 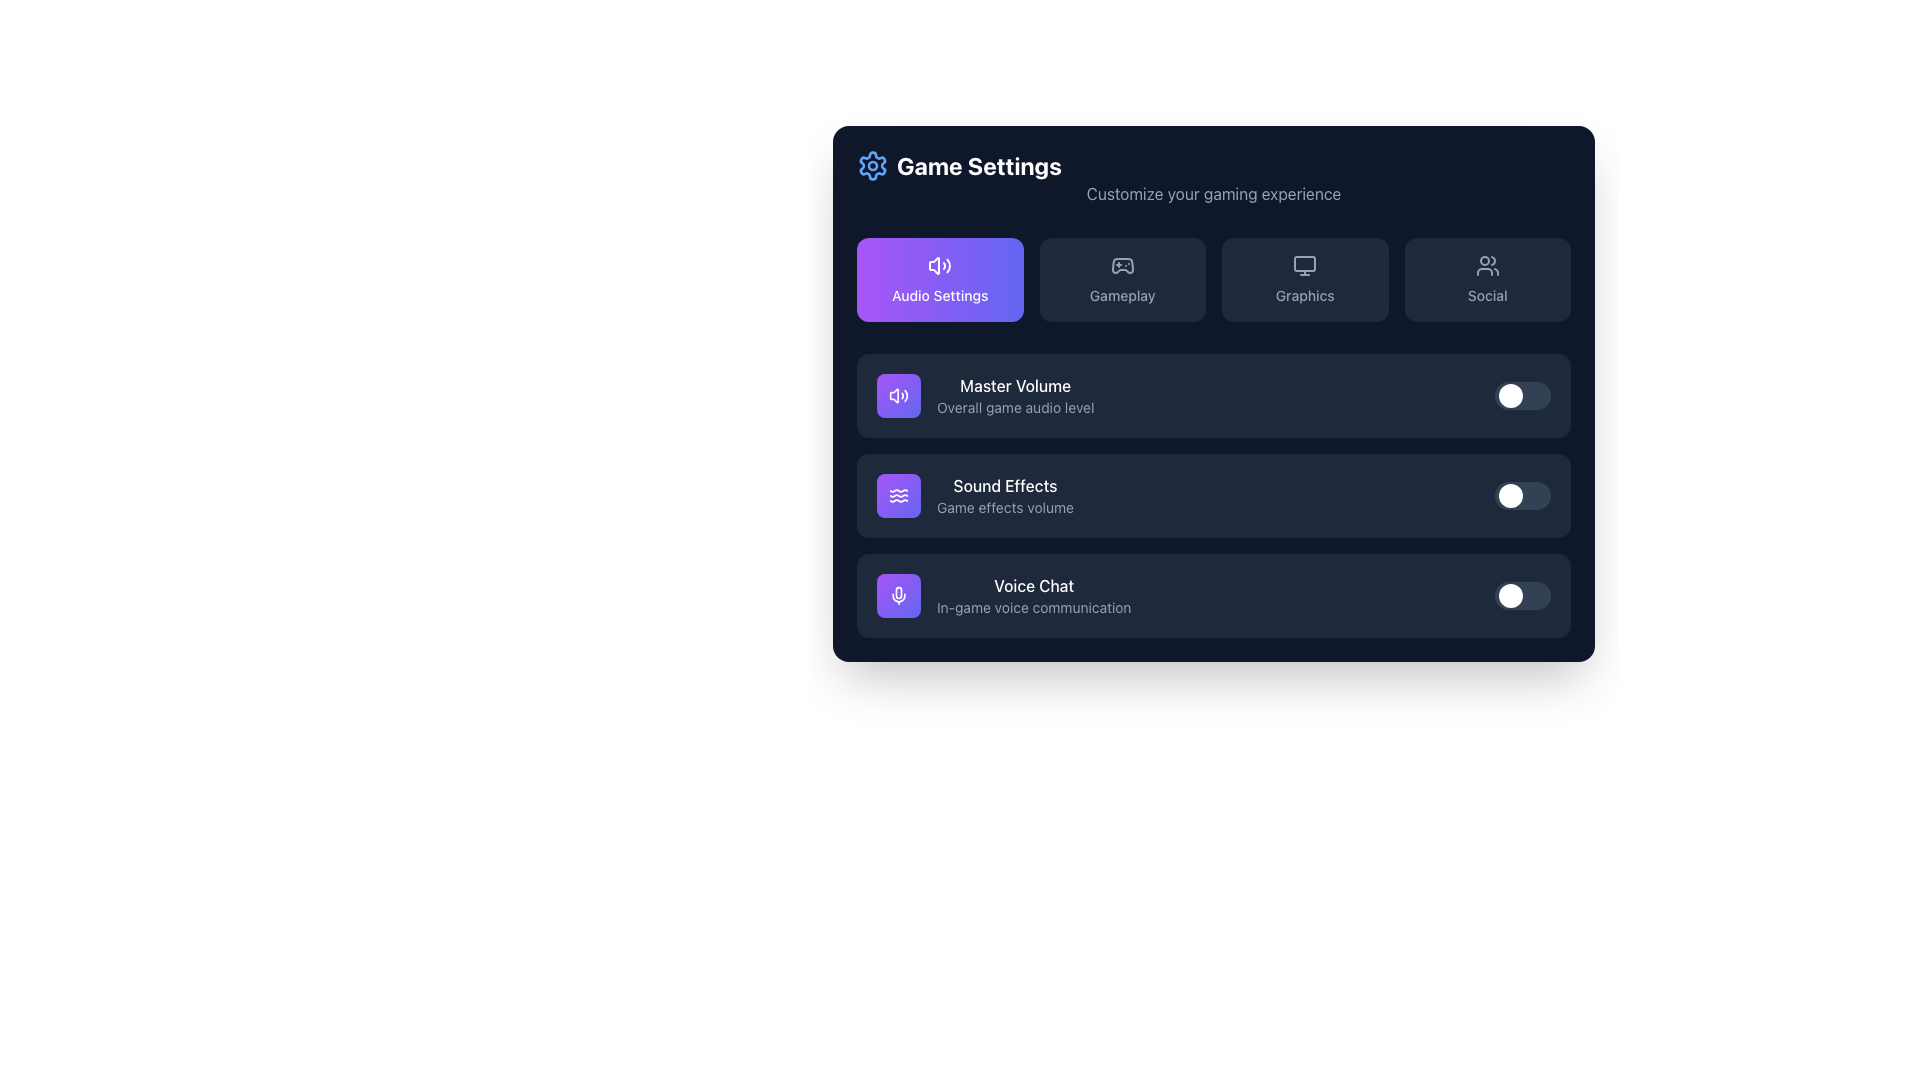 I want to click on the sound effects volume setting toggle control, which is the second item in the vertical list of the Audio Settings section, so click(x=1213, y=495).